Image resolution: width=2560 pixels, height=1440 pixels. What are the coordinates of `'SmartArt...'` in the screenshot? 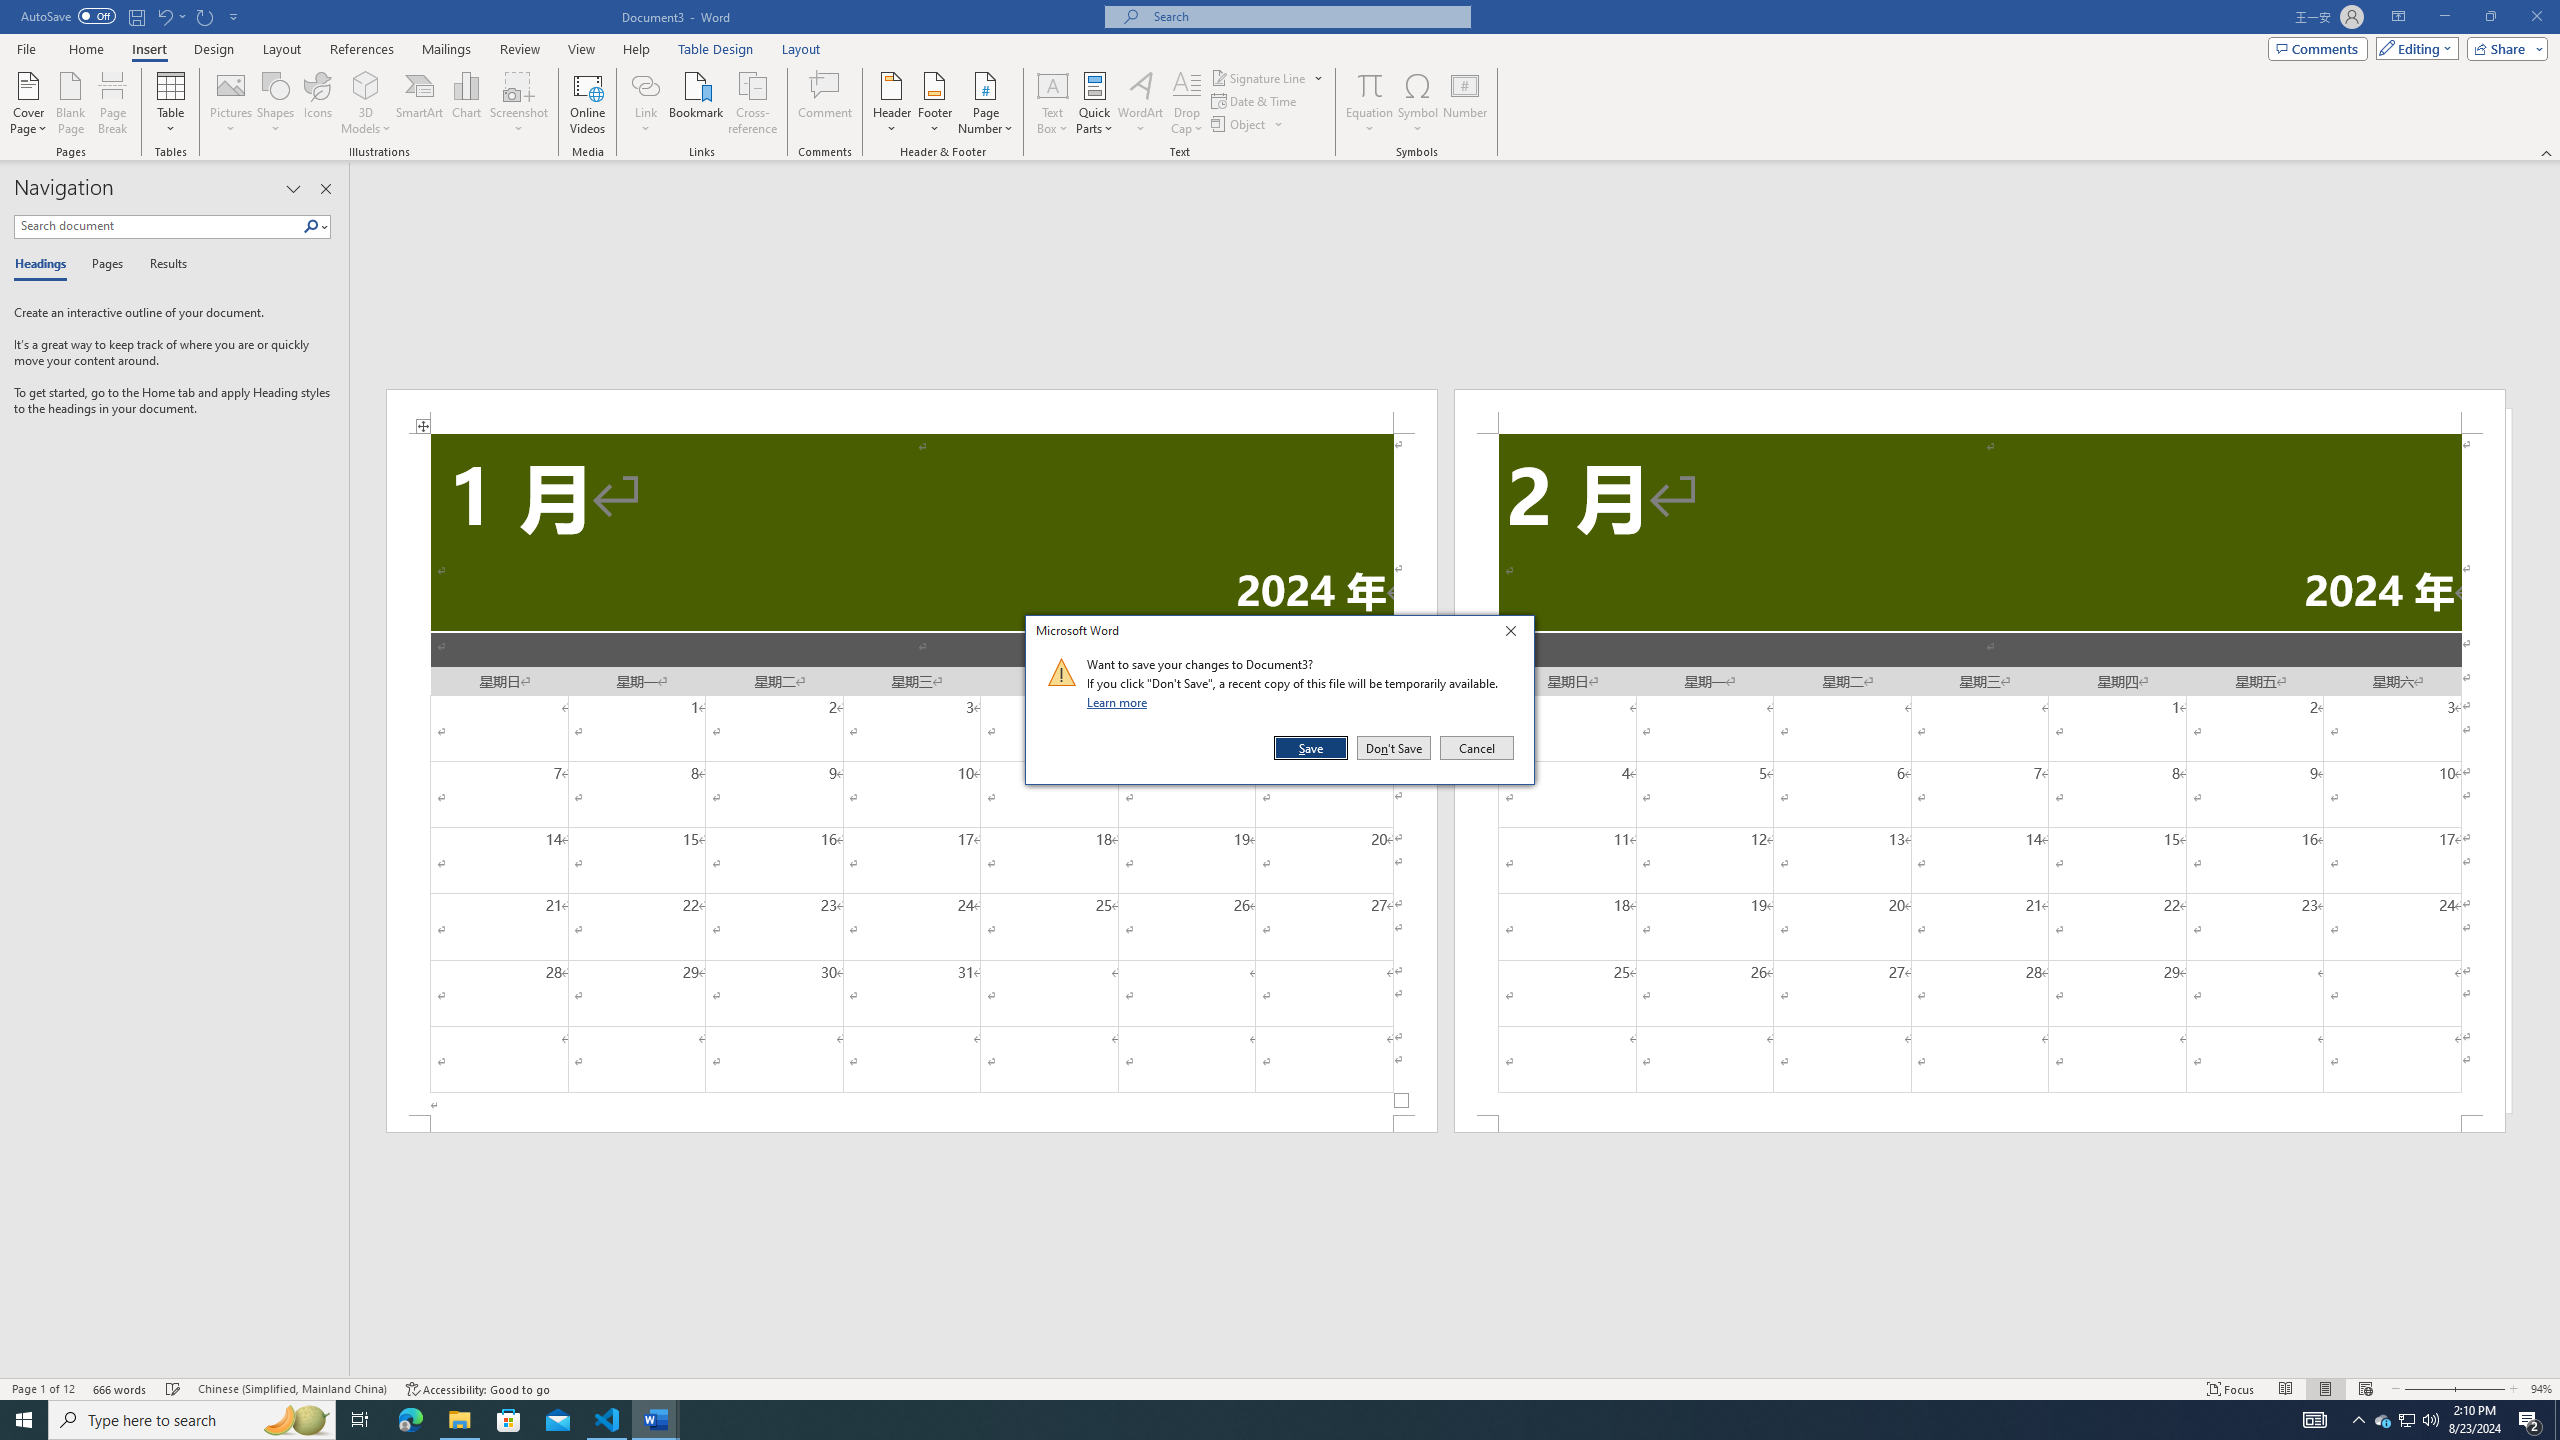 It's located at (419, 103).